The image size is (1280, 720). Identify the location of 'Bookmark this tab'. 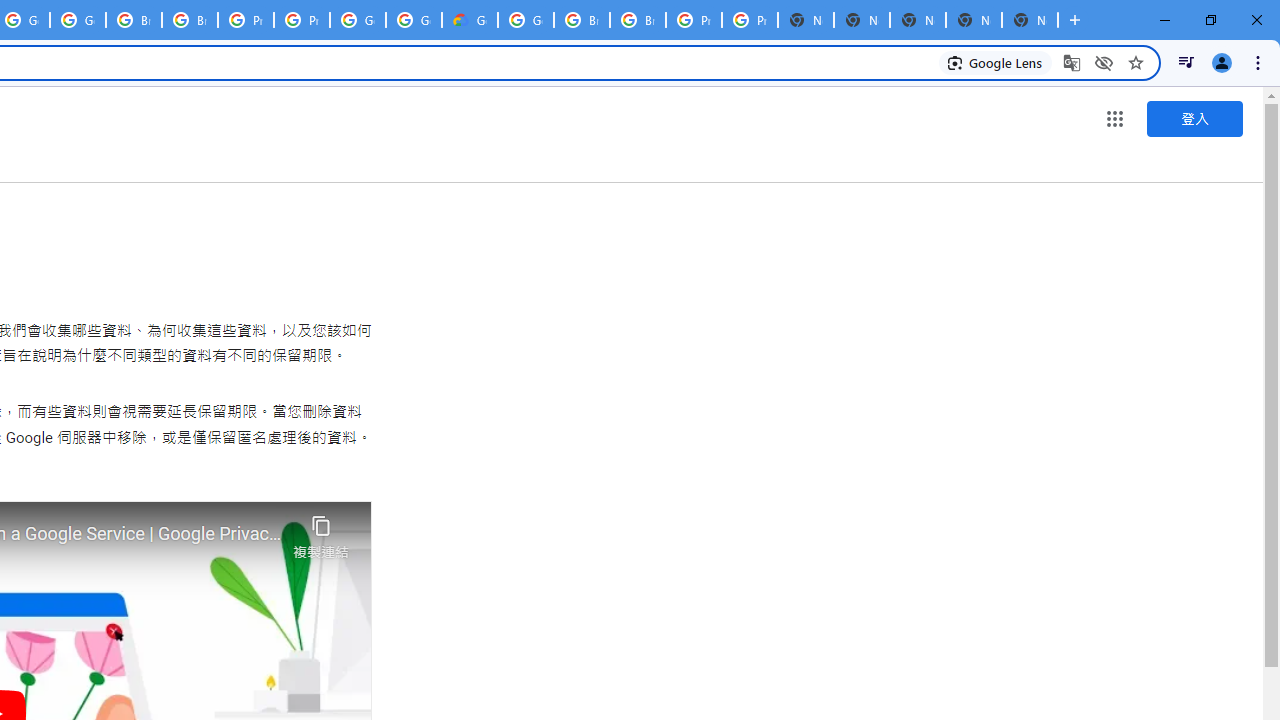
(1136, 61).